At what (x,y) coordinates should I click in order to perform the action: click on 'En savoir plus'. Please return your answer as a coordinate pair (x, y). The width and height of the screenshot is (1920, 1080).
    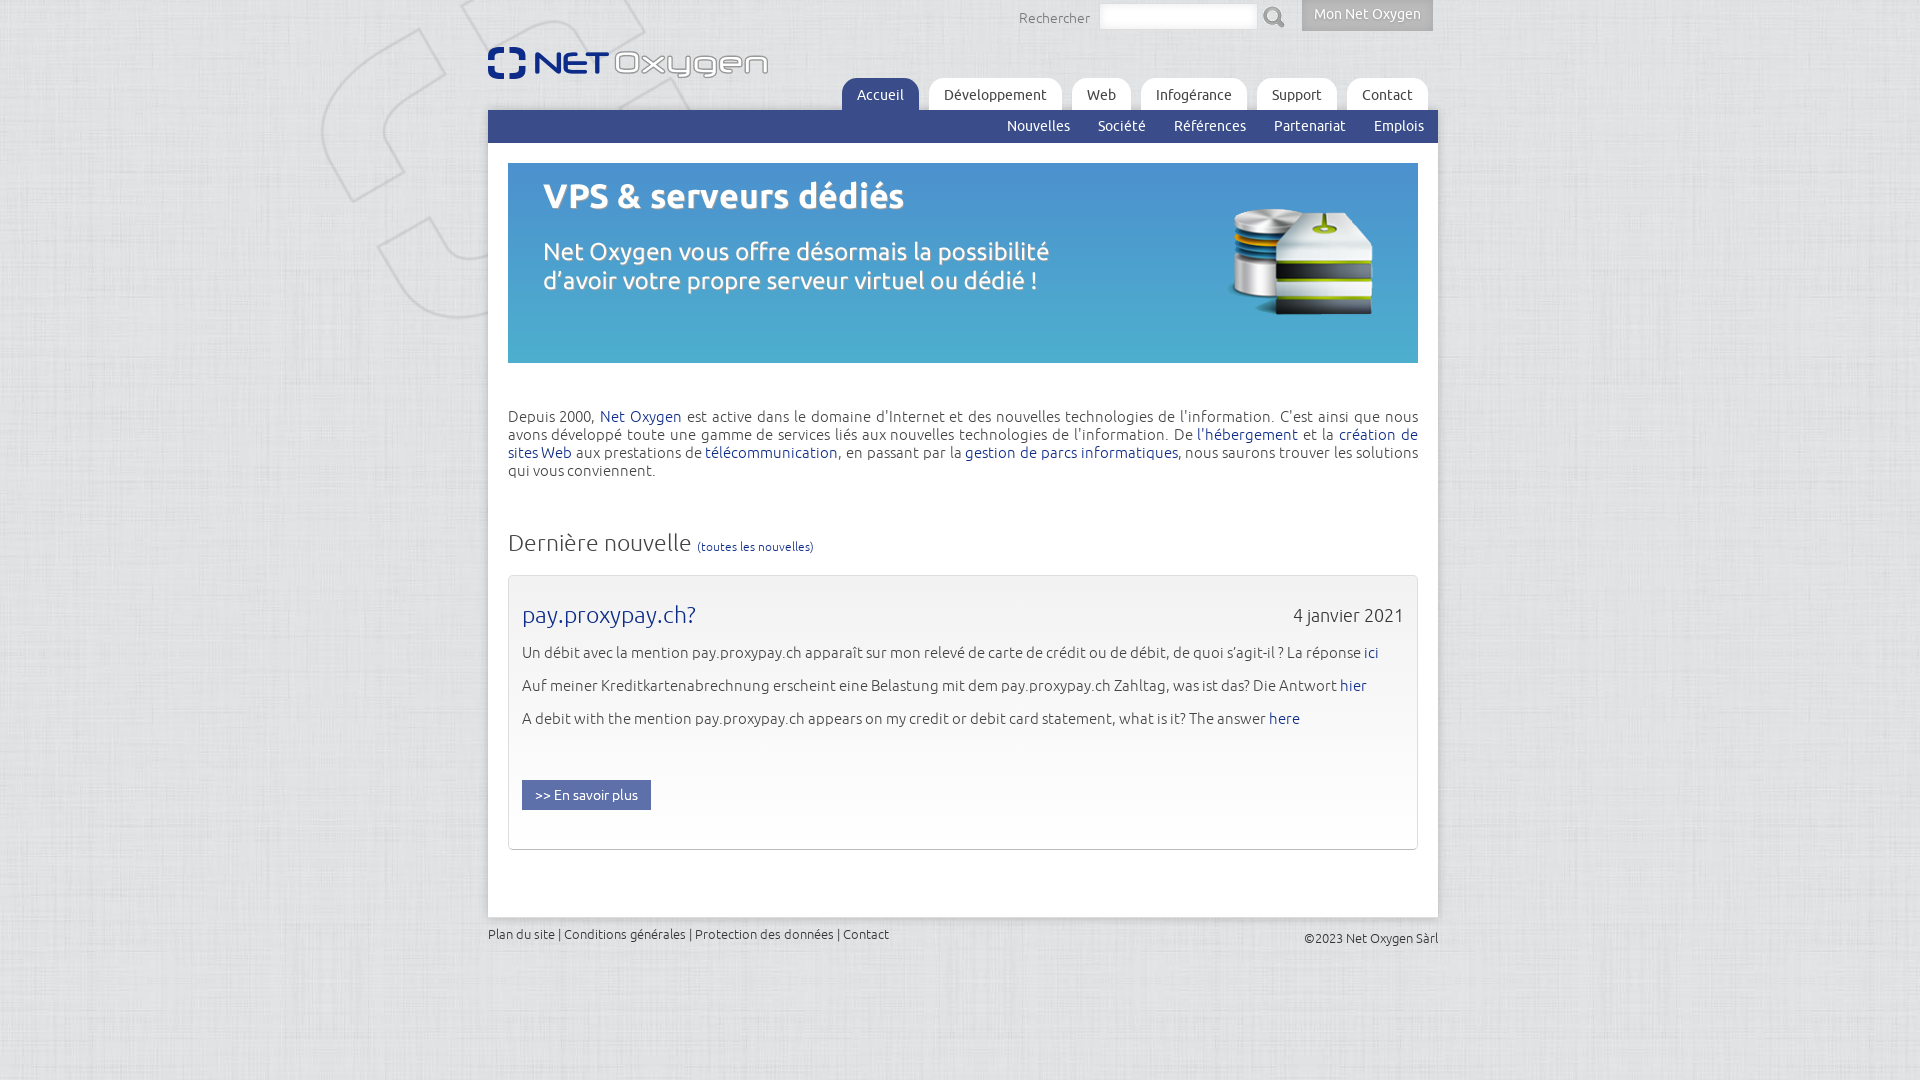
    Looking at the image, I should click on (585, 793).